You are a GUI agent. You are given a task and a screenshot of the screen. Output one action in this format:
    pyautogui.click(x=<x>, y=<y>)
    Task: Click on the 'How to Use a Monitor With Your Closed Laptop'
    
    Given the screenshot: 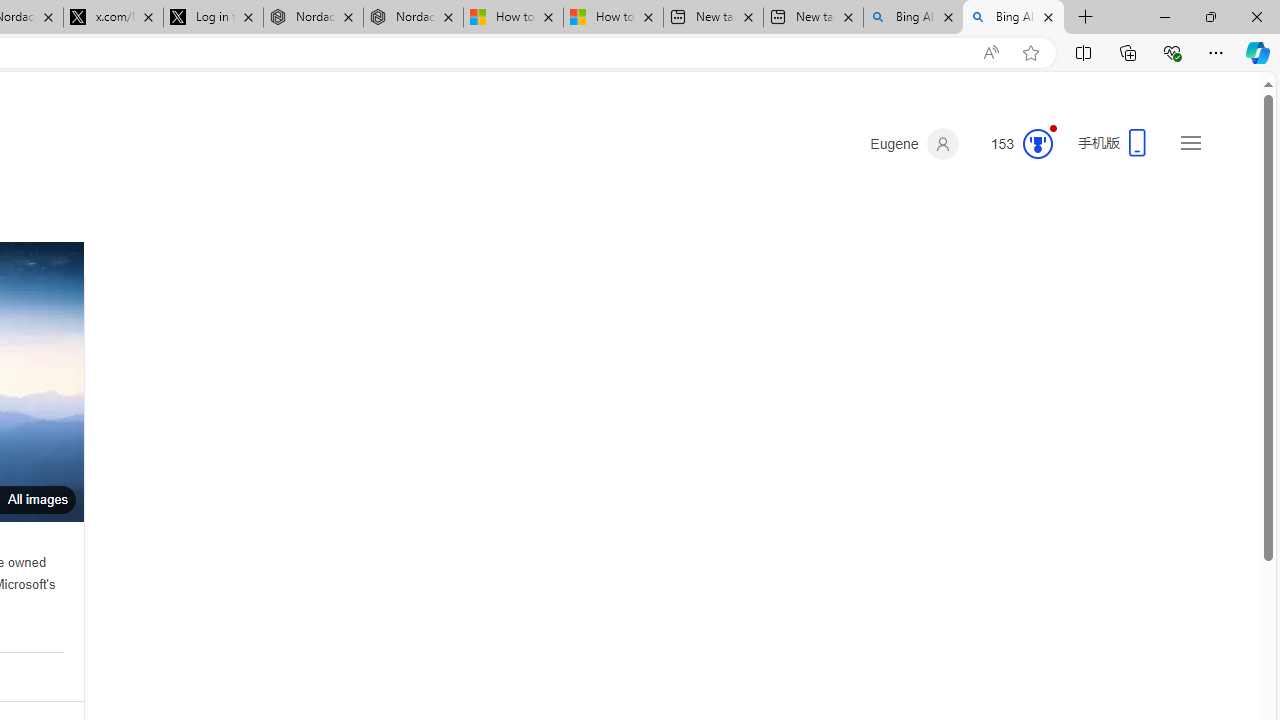 What is the action you would take?
    pyautogui.click(x=612, y=17)
    